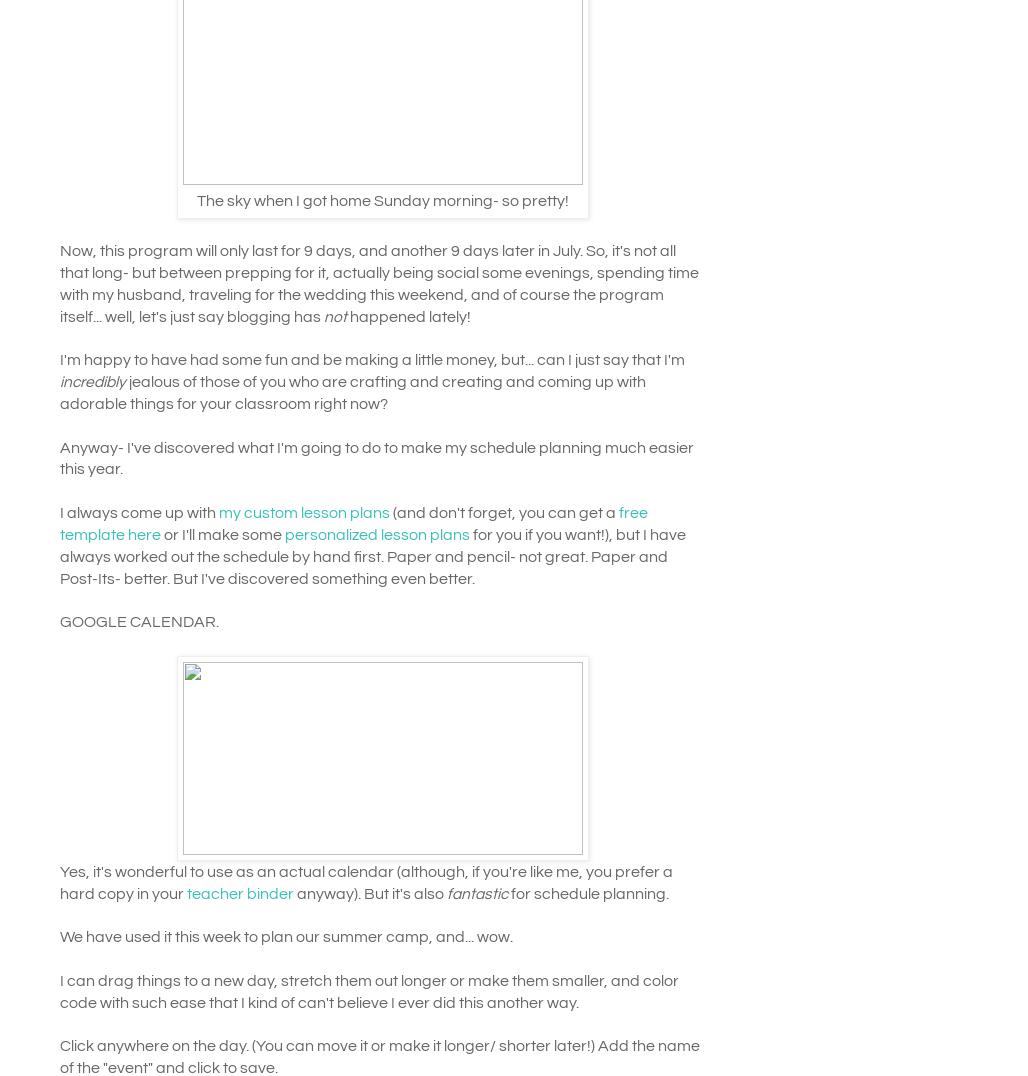 This screenshot has height=1076, width=1028. I want to click on 'jealous of those of you who are crafting and creating and coming up with adorable things for your classroom right now?', so click(352, 391).